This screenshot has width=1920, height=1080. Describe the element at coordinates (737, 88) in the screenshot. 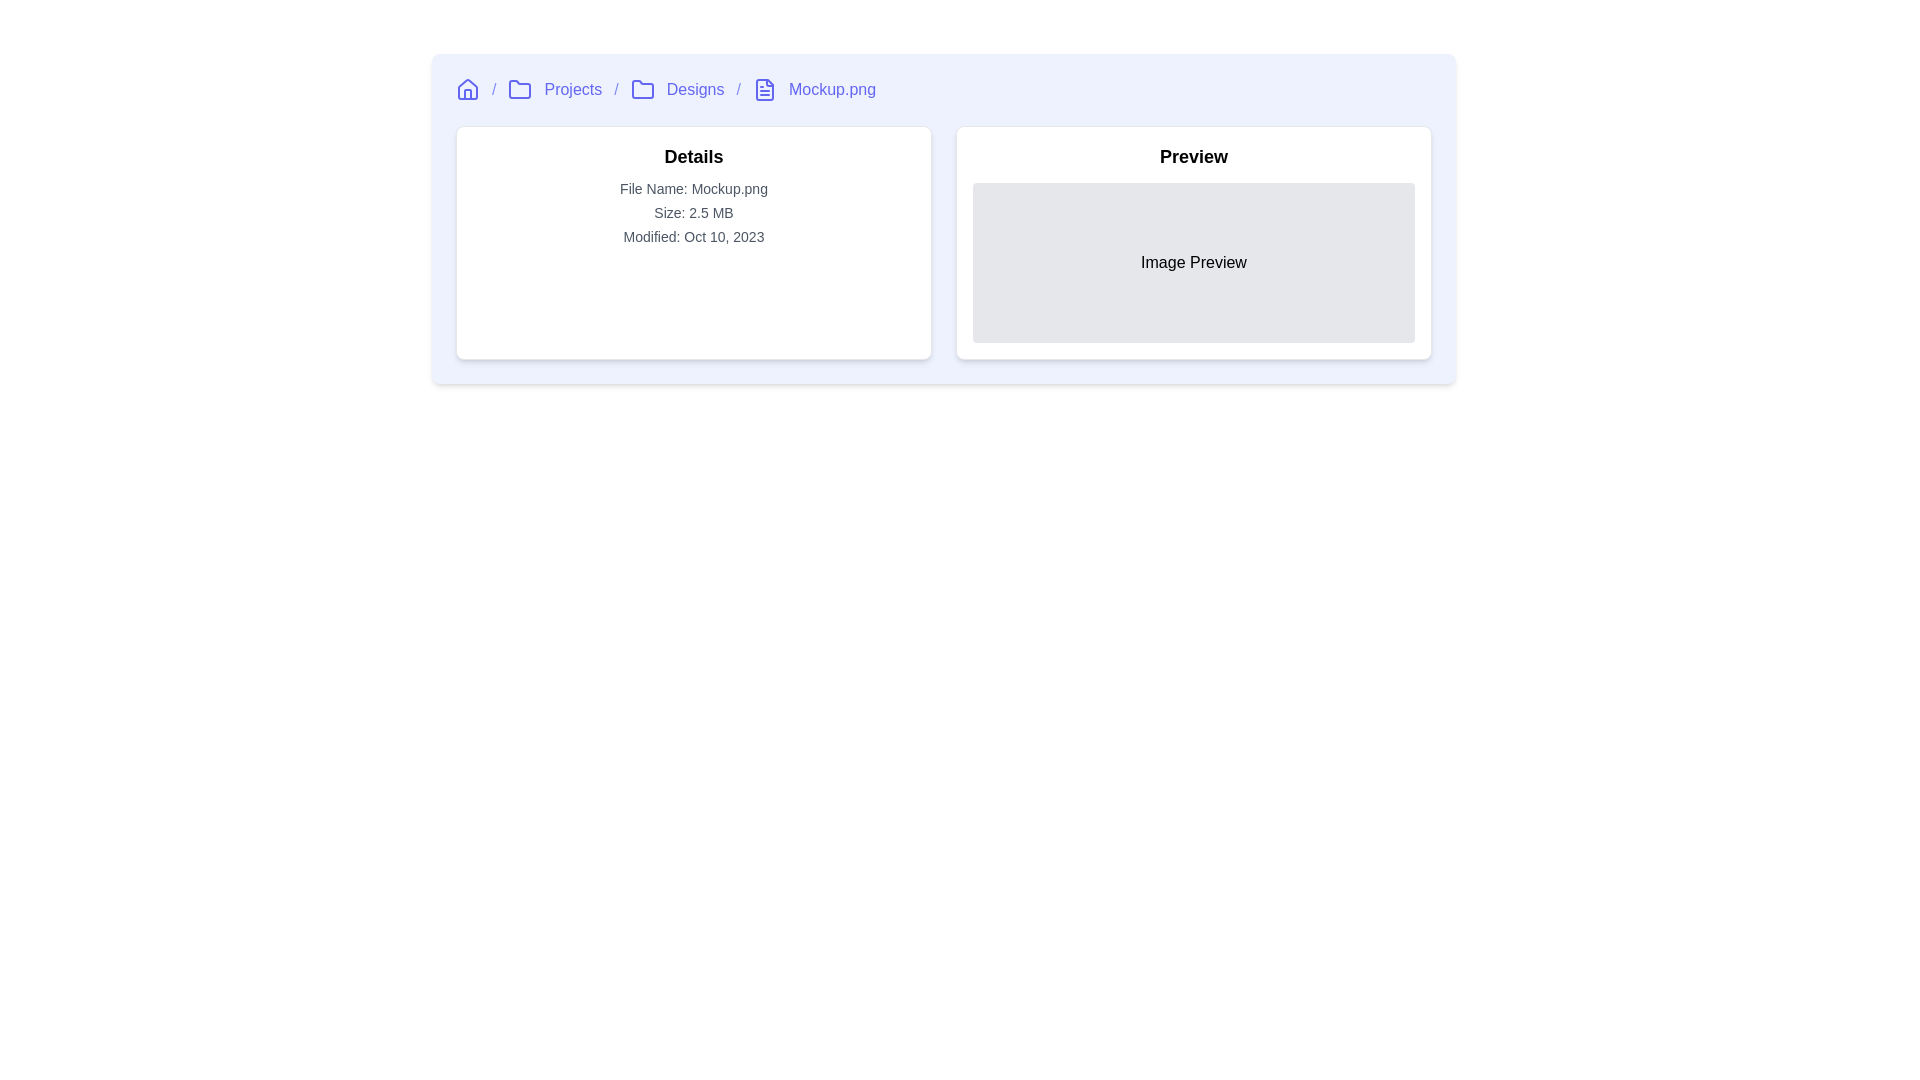

I see `the '/' character in the breadcrumb navigation, which separates the 'Designs' folder and 'Mockup.png' file, indicating the fourth occurrence of this character` at that location.